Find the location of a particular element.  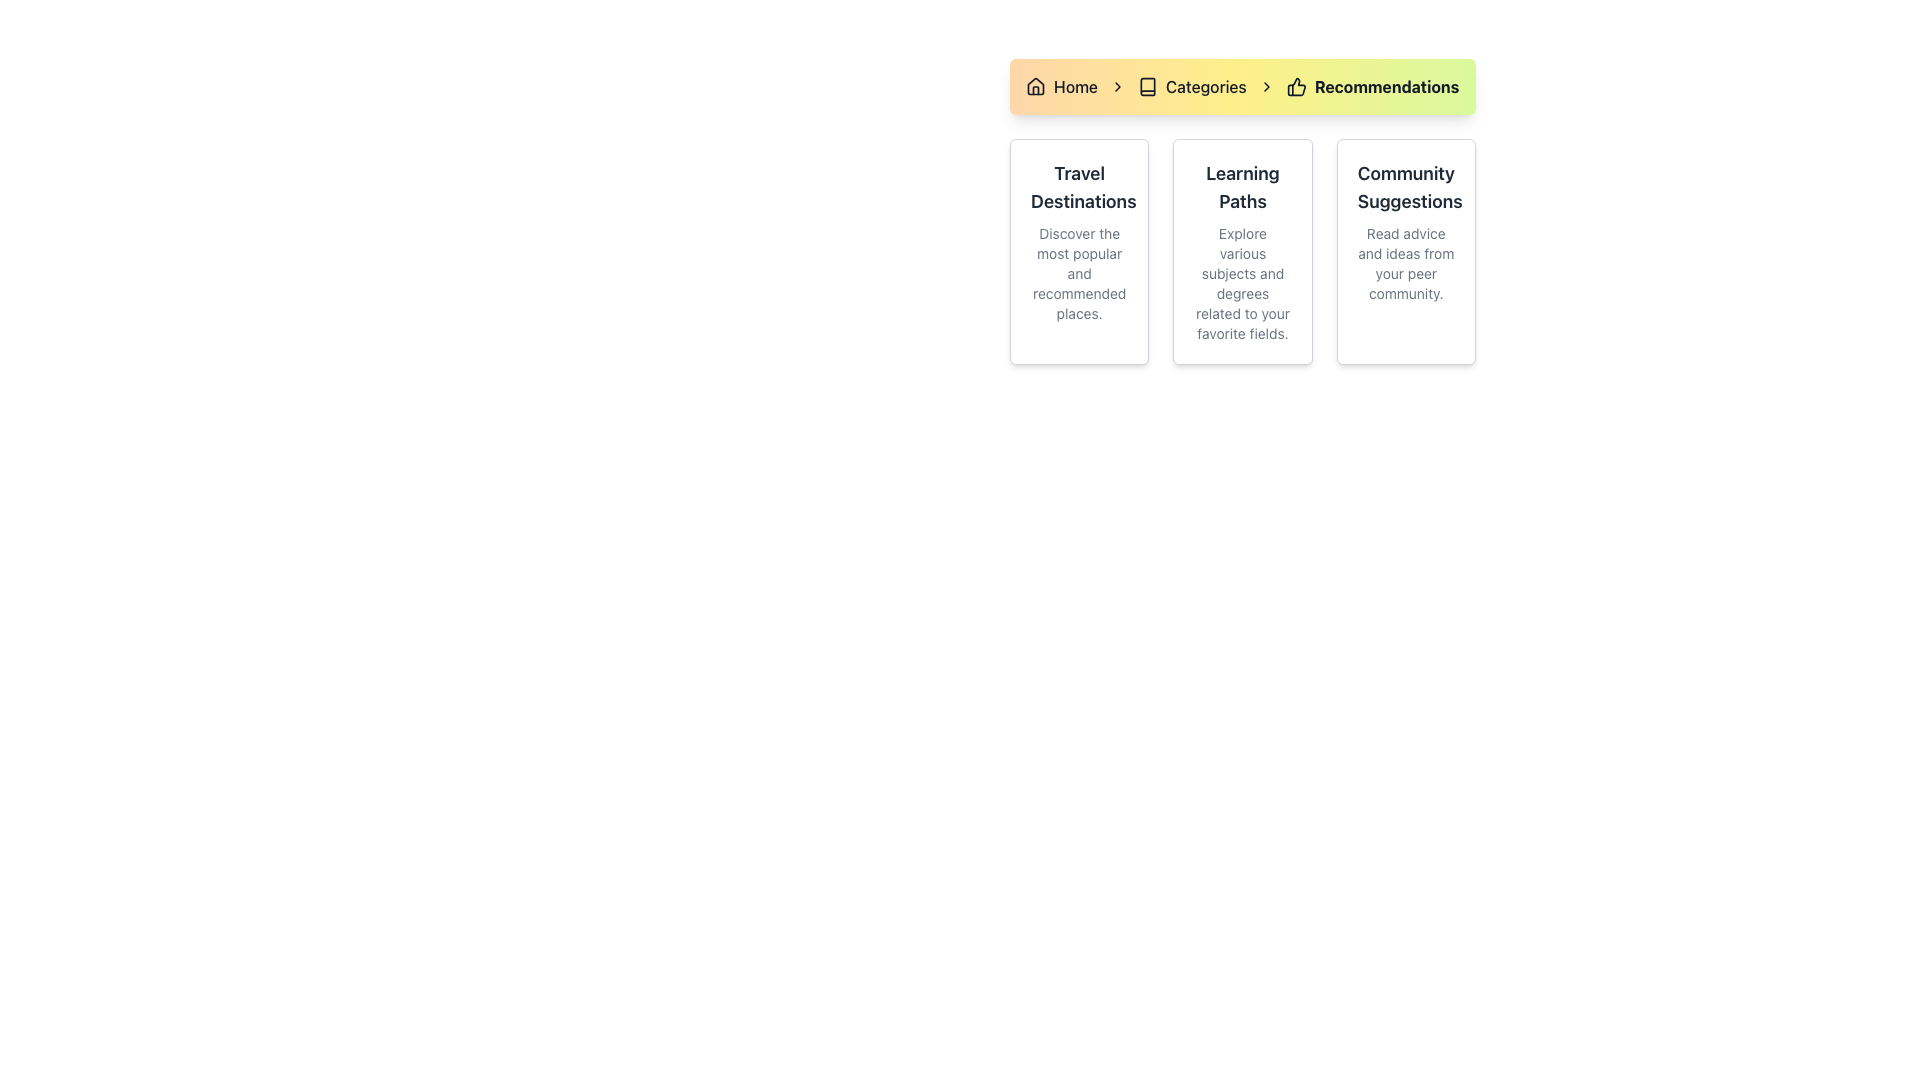

the Breadcrumb navigation item labeled 'Recommendations' is located at coordinates (1372, 86).